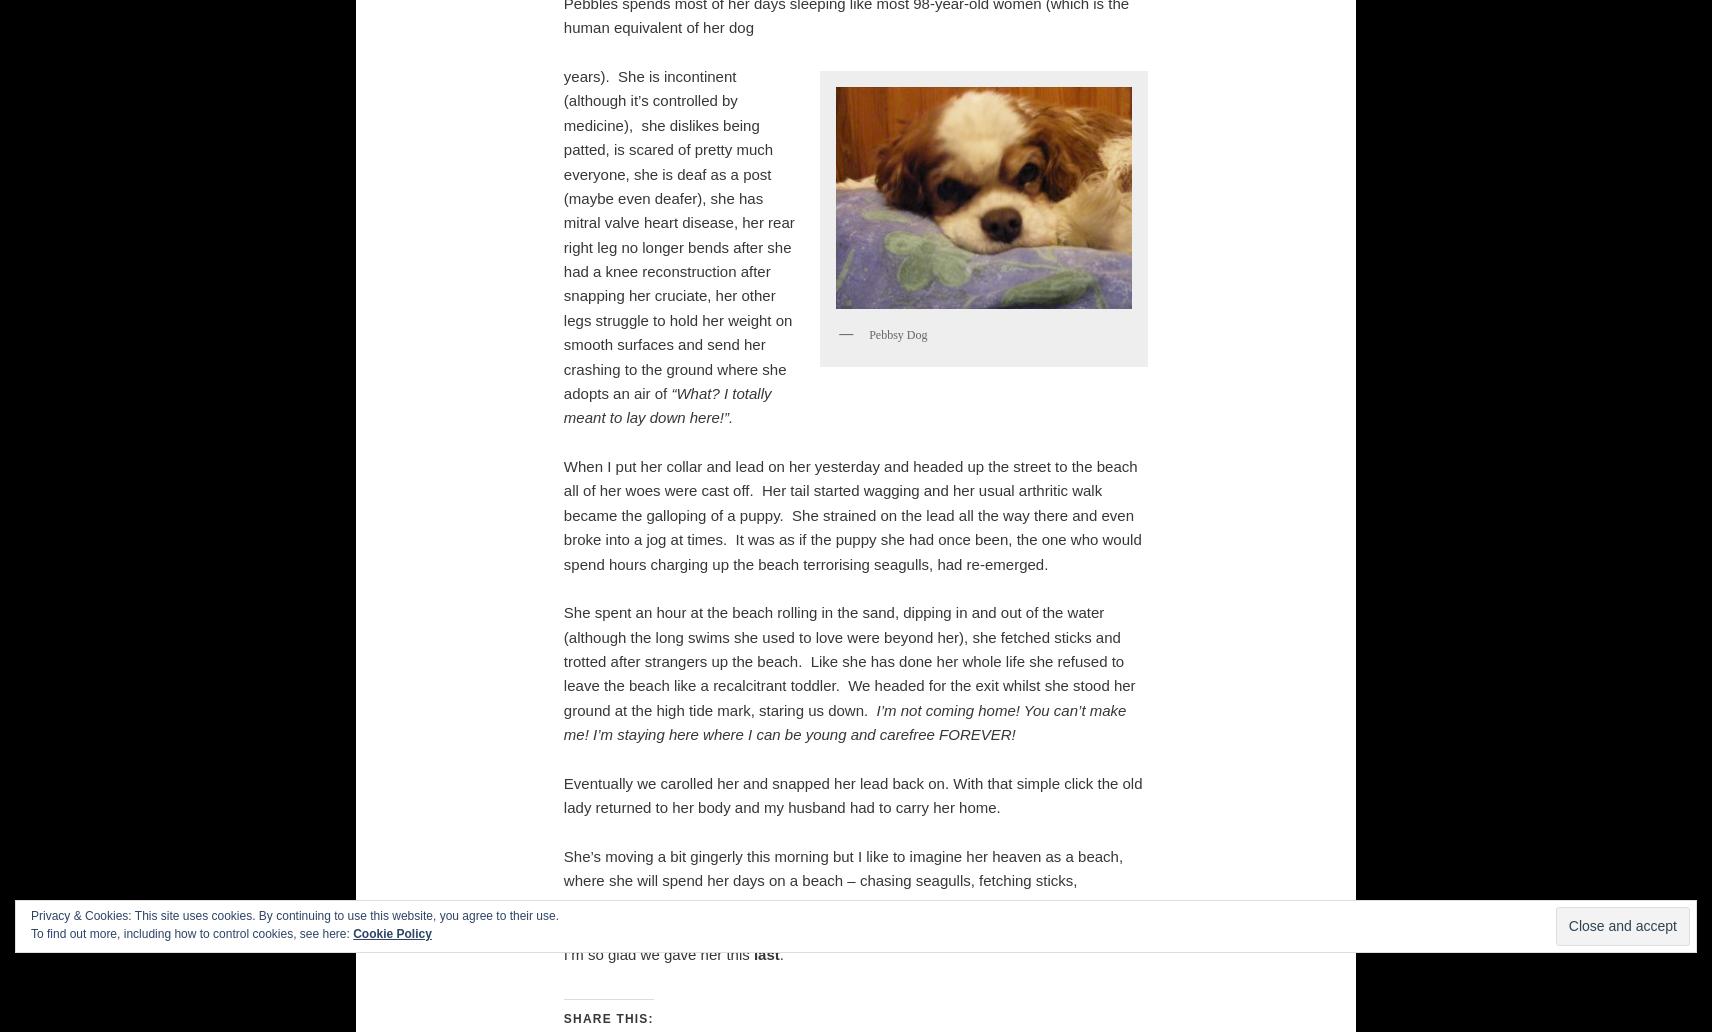 The width and height of the screenshot is (1712, 1032). Describe the element at coordinates (190, 932) in the screenshot. I see `'To find out more, including how to control cookies, see here:'` at that location.